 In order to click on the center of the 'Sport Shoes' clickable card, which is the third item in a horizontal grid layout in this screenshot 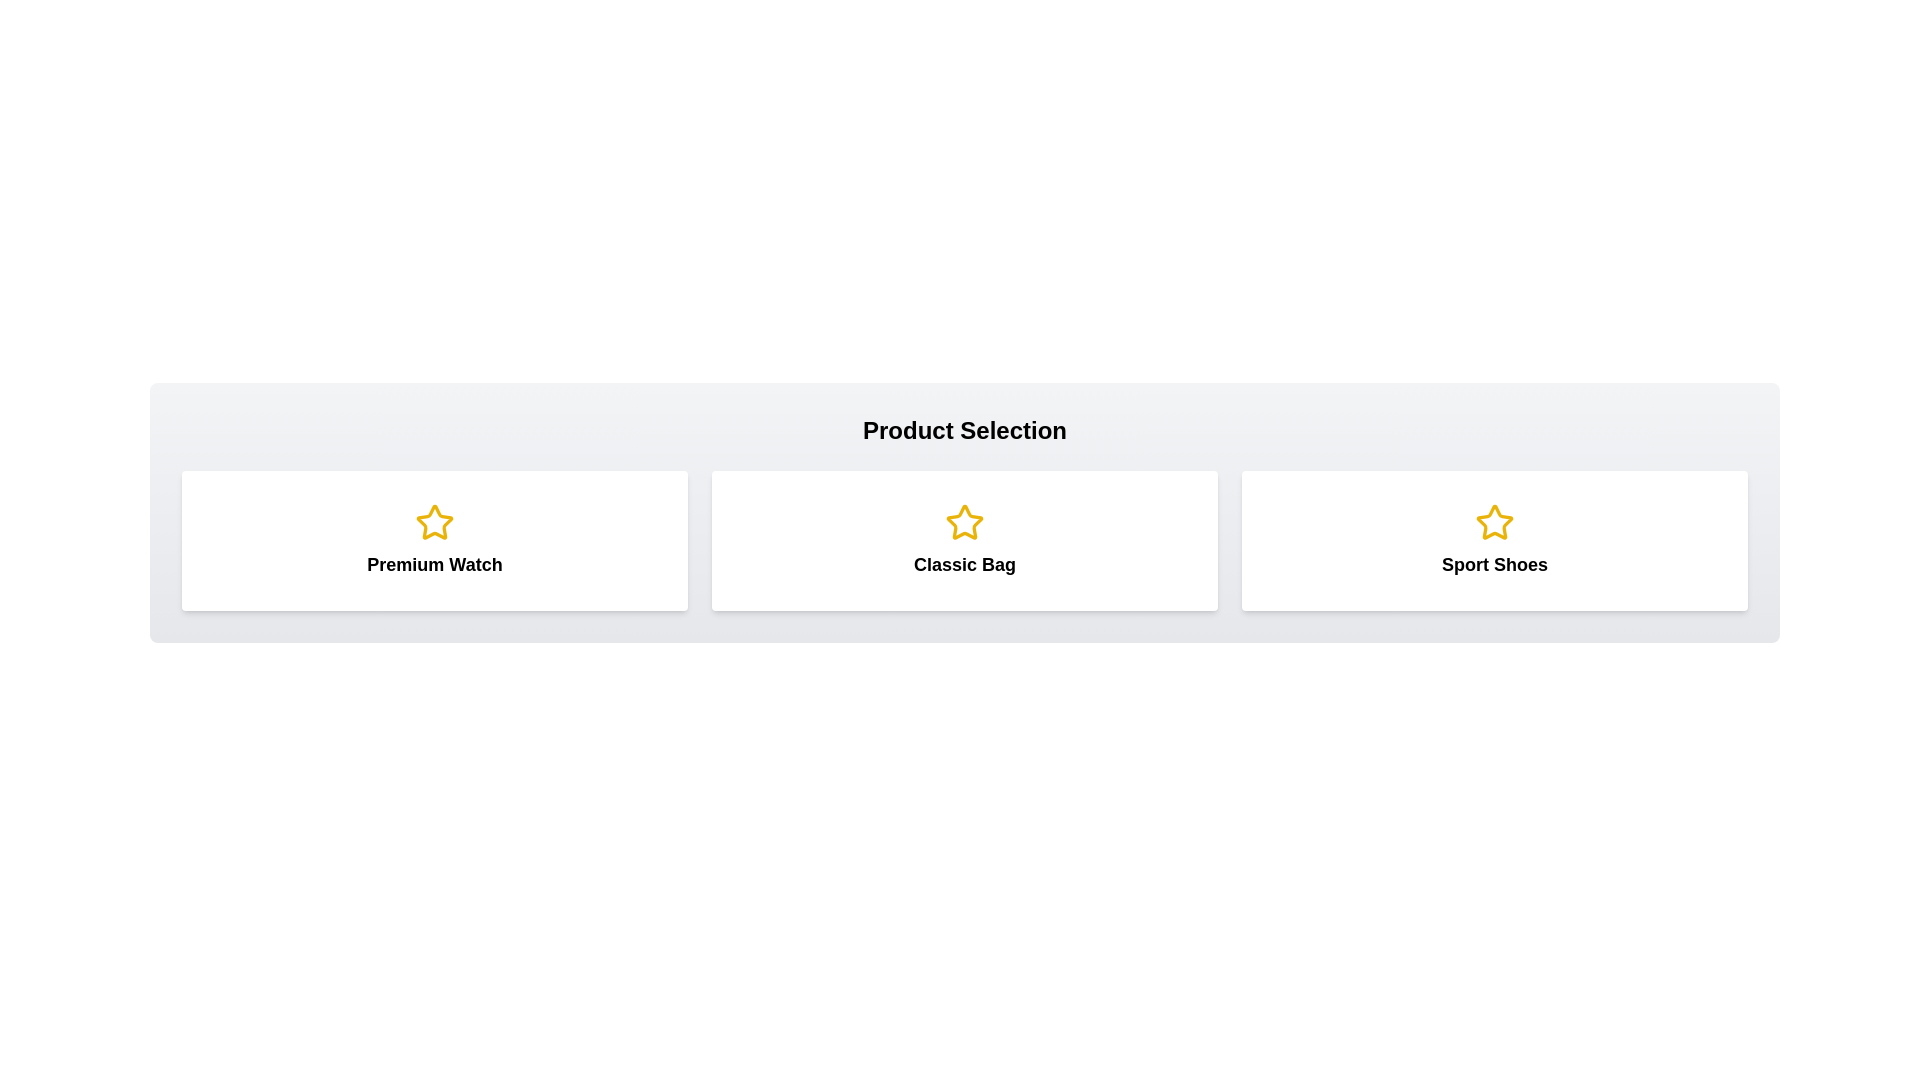, I will do `click(1494, 540)`.